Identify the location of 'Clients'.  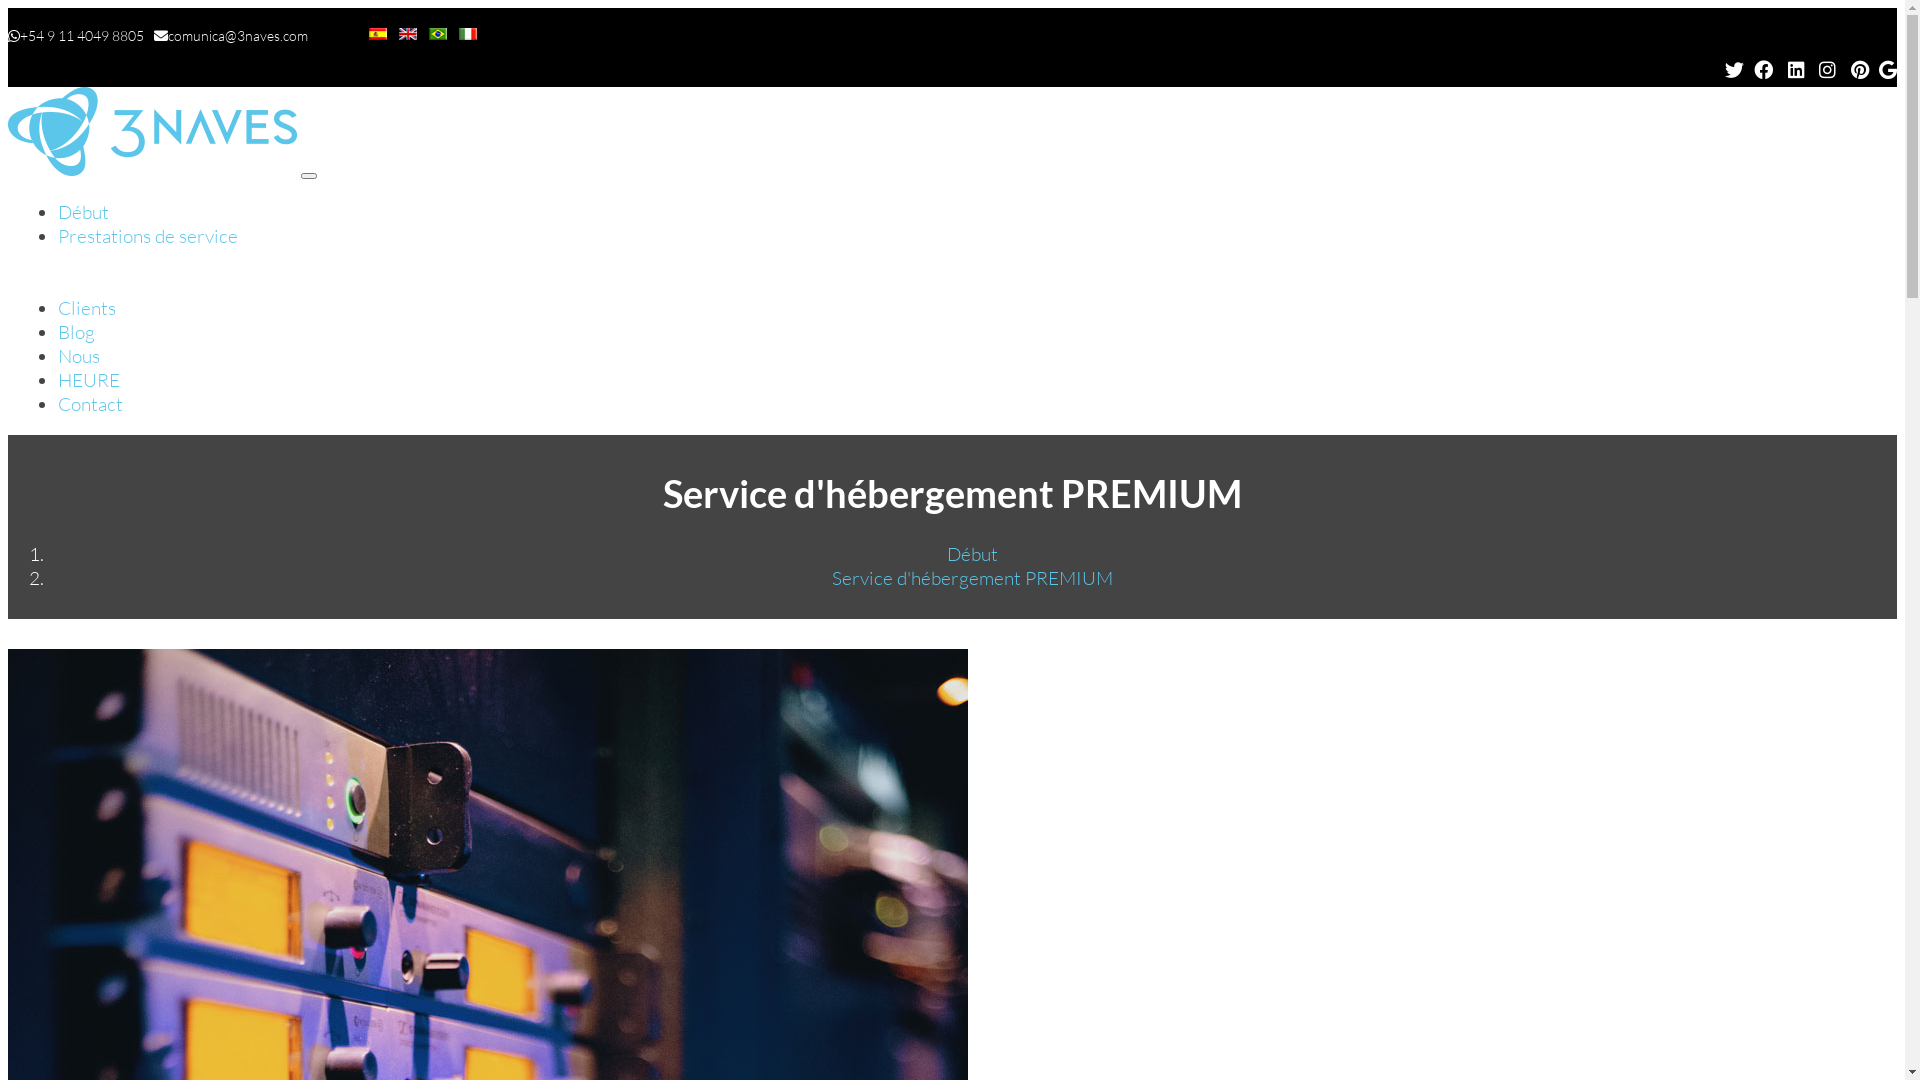
(85, 308).